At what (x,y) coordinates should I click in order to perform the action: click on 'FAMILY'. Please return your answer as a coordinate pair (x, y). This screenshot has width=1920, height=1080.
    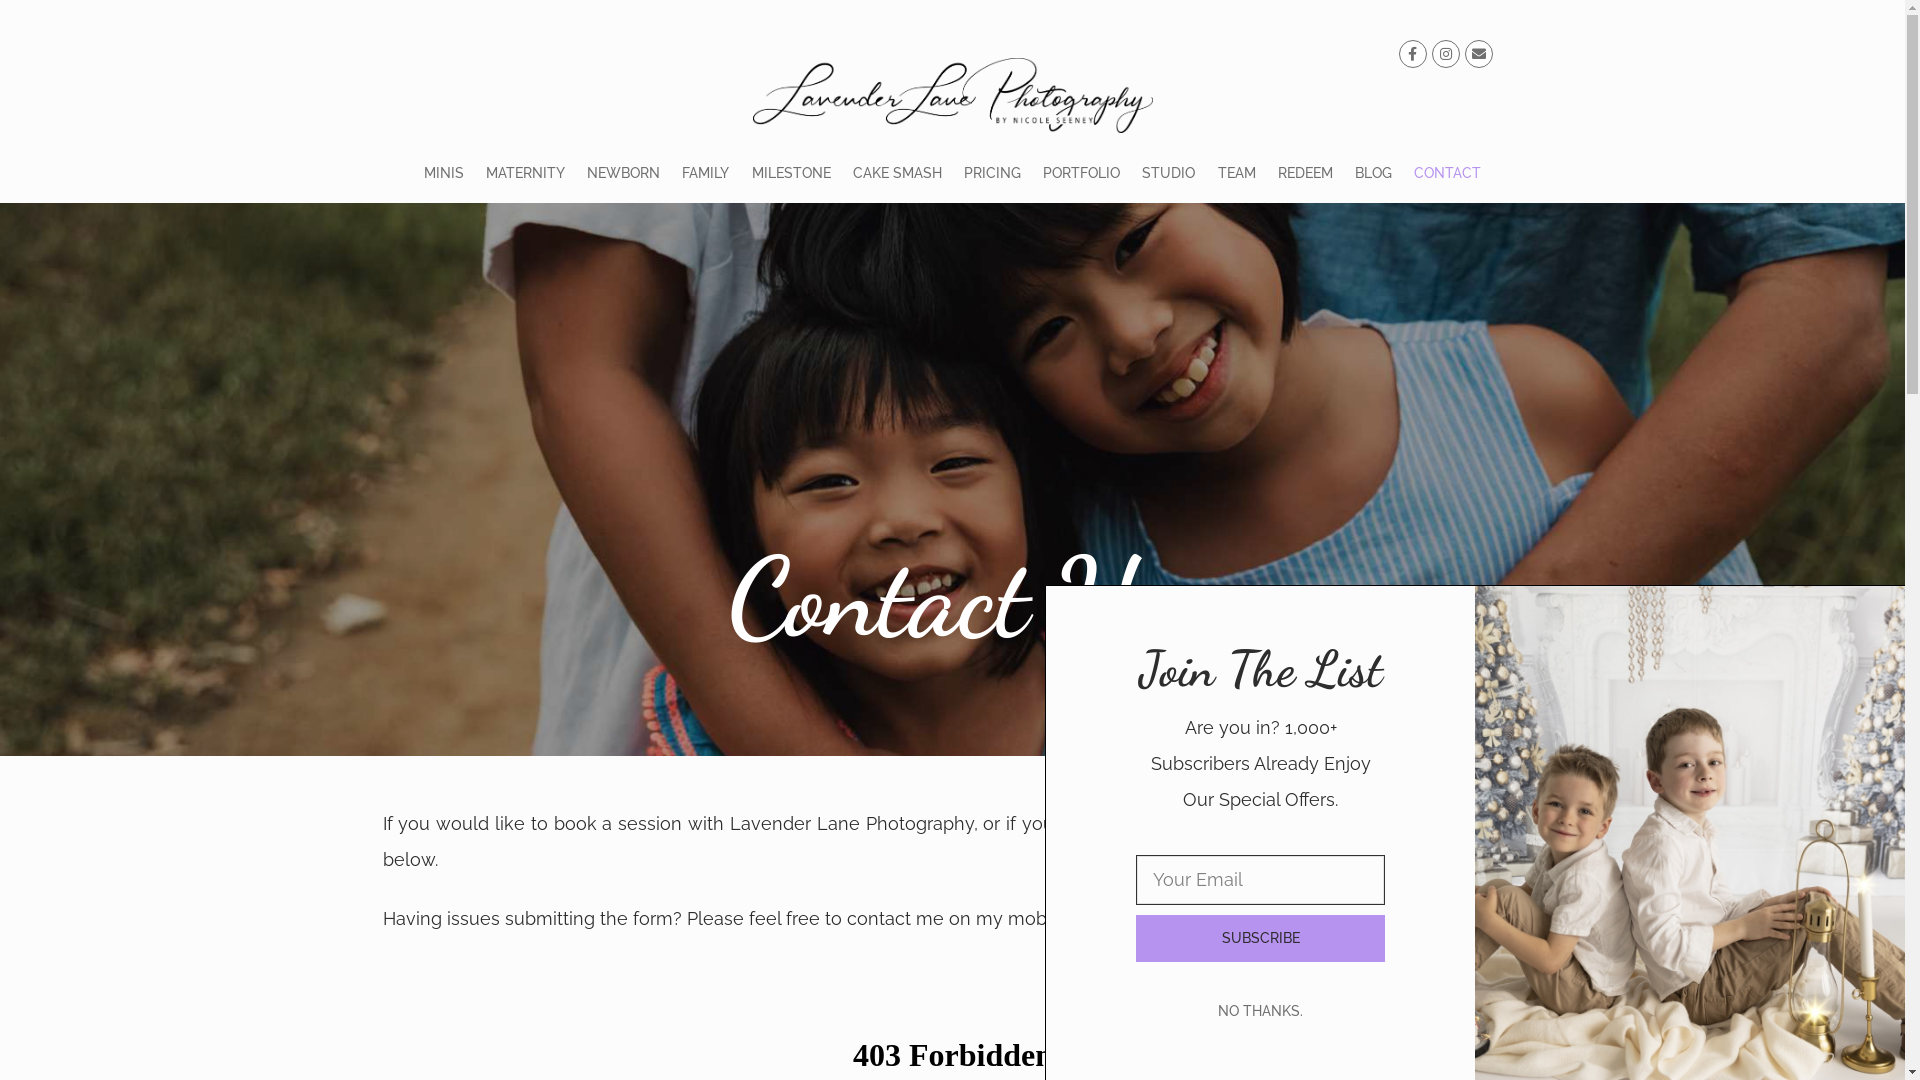
    Looking at the image, I should click on (671, 172).